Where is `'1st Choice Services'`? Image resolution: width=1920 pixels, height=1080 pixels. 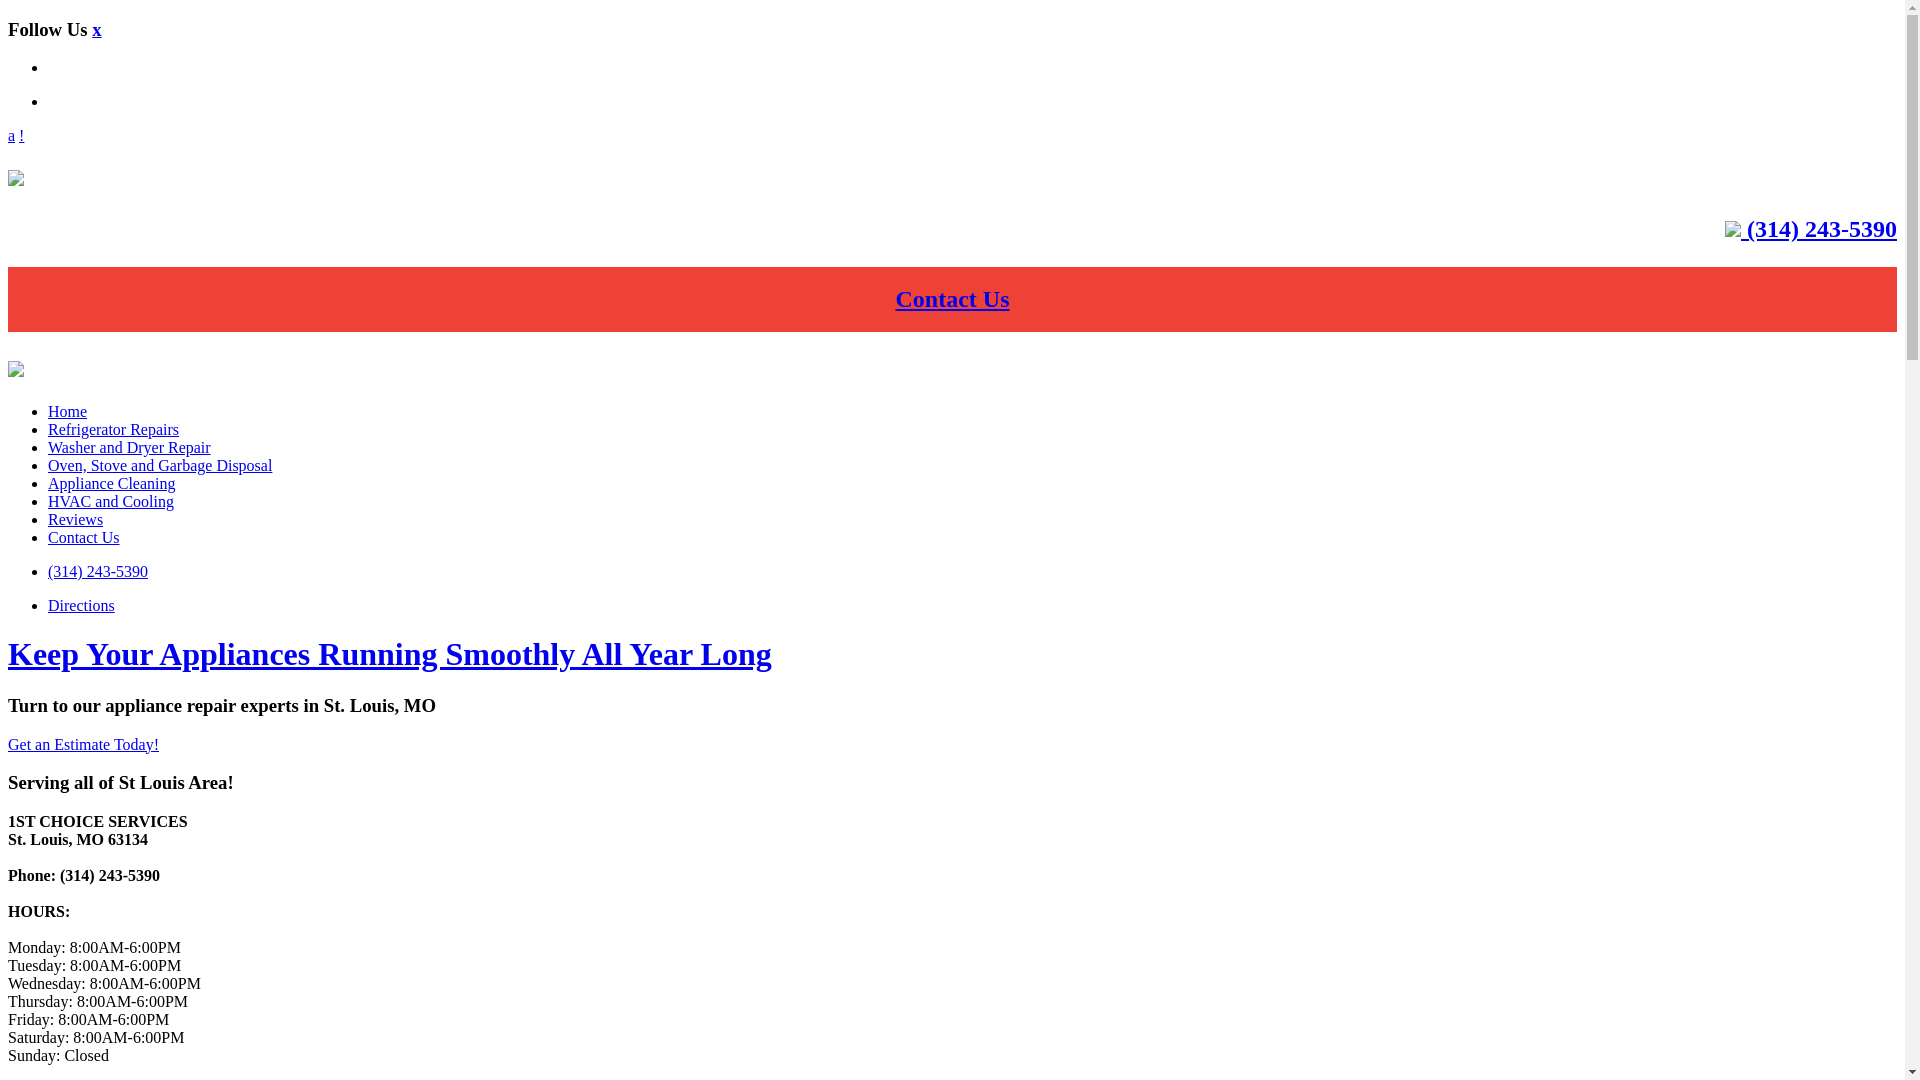 '1st Choice Services' is located at coordinates (15, 176).